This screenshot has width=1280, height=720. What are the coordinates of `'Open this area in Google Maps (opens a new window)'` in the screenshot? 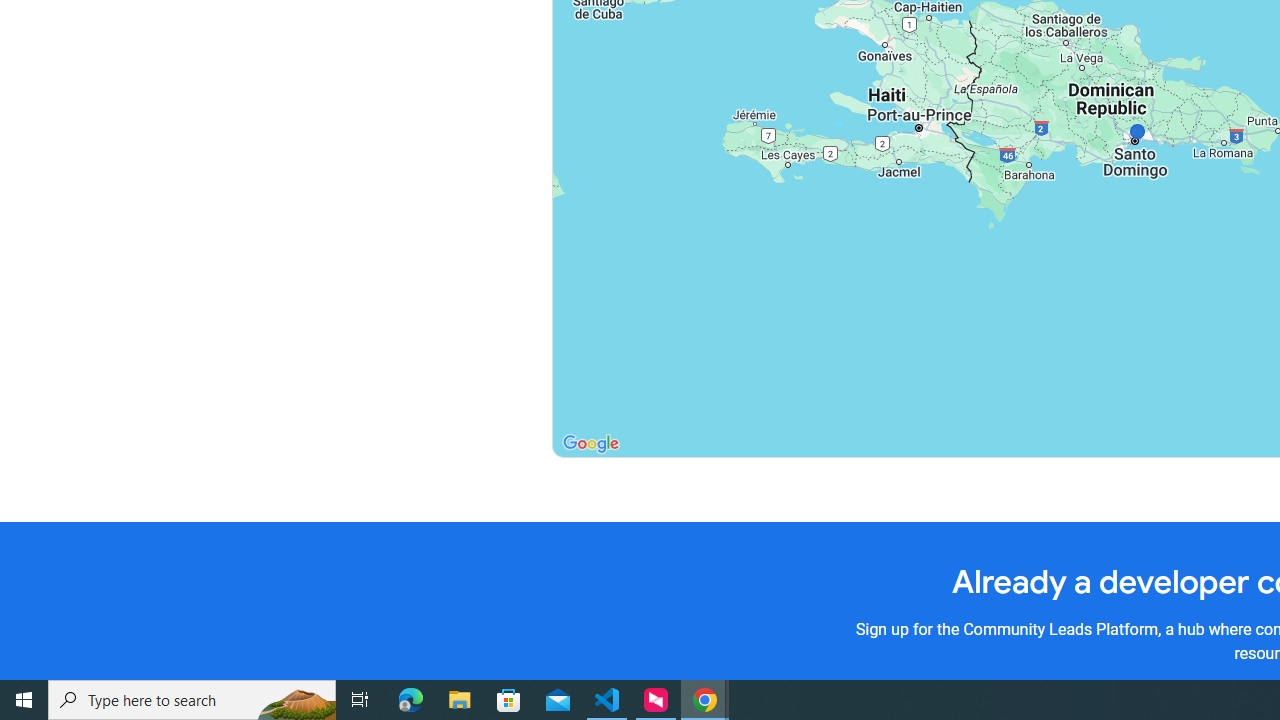 It's located at (589, 443).